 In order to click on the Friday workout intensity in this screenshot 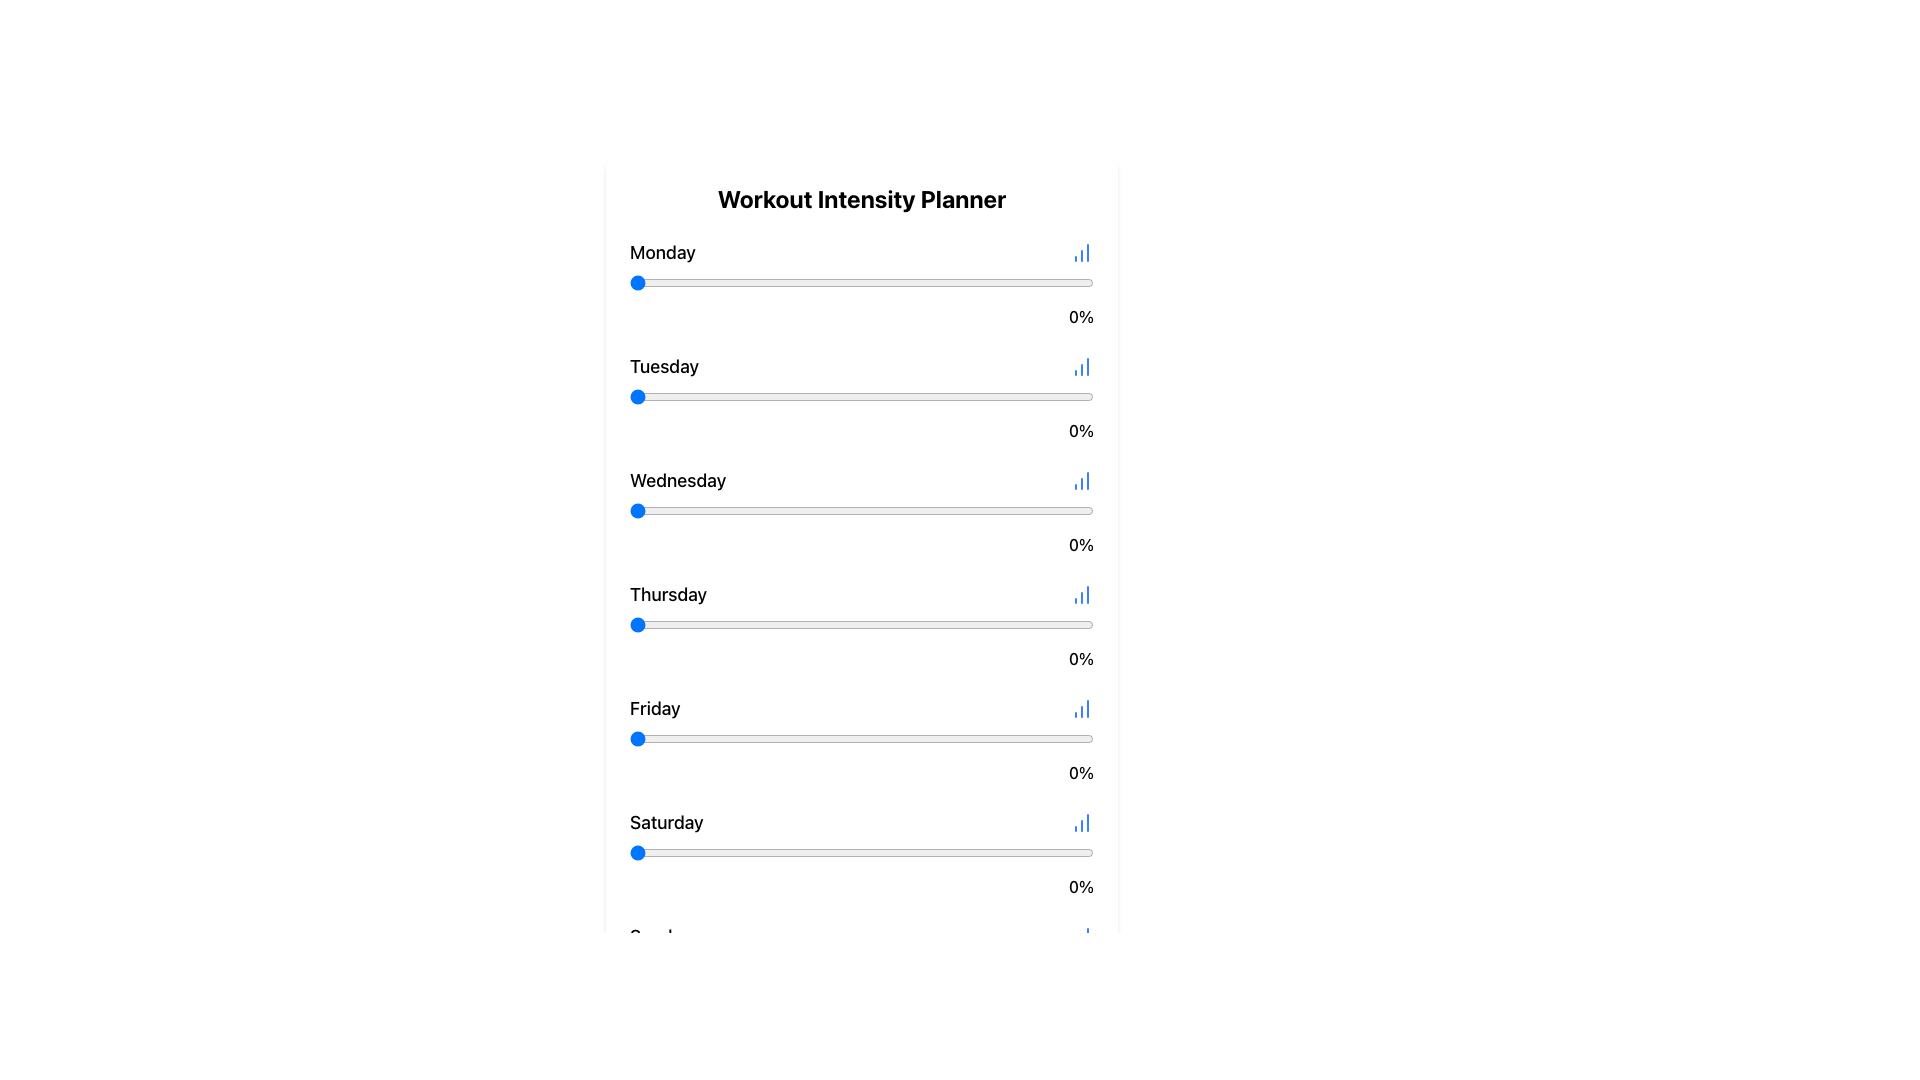, I will do `click(685, 739)`.